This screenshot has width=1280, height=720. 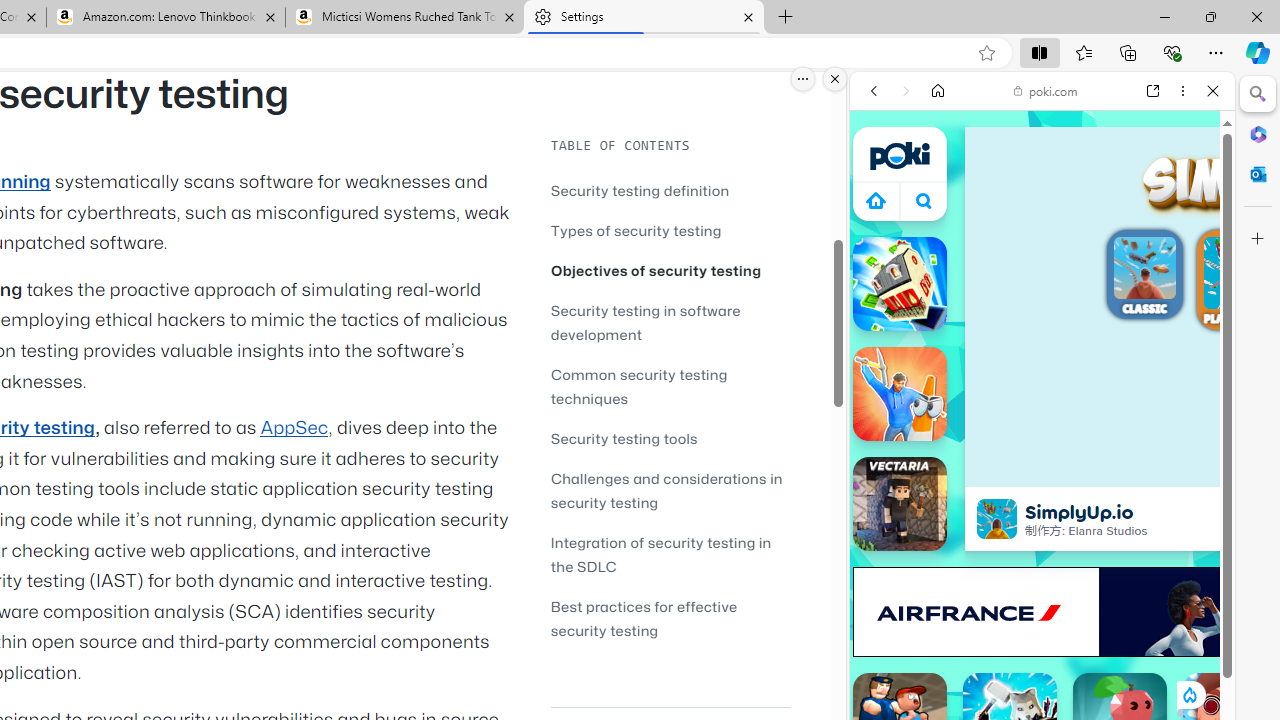 What do you see at coordinates (1189, 694) in the screenshot?
I see `'Class: rCs5cyEiqiTpYvt_VBCR'` at bounding box center [1189, 694].